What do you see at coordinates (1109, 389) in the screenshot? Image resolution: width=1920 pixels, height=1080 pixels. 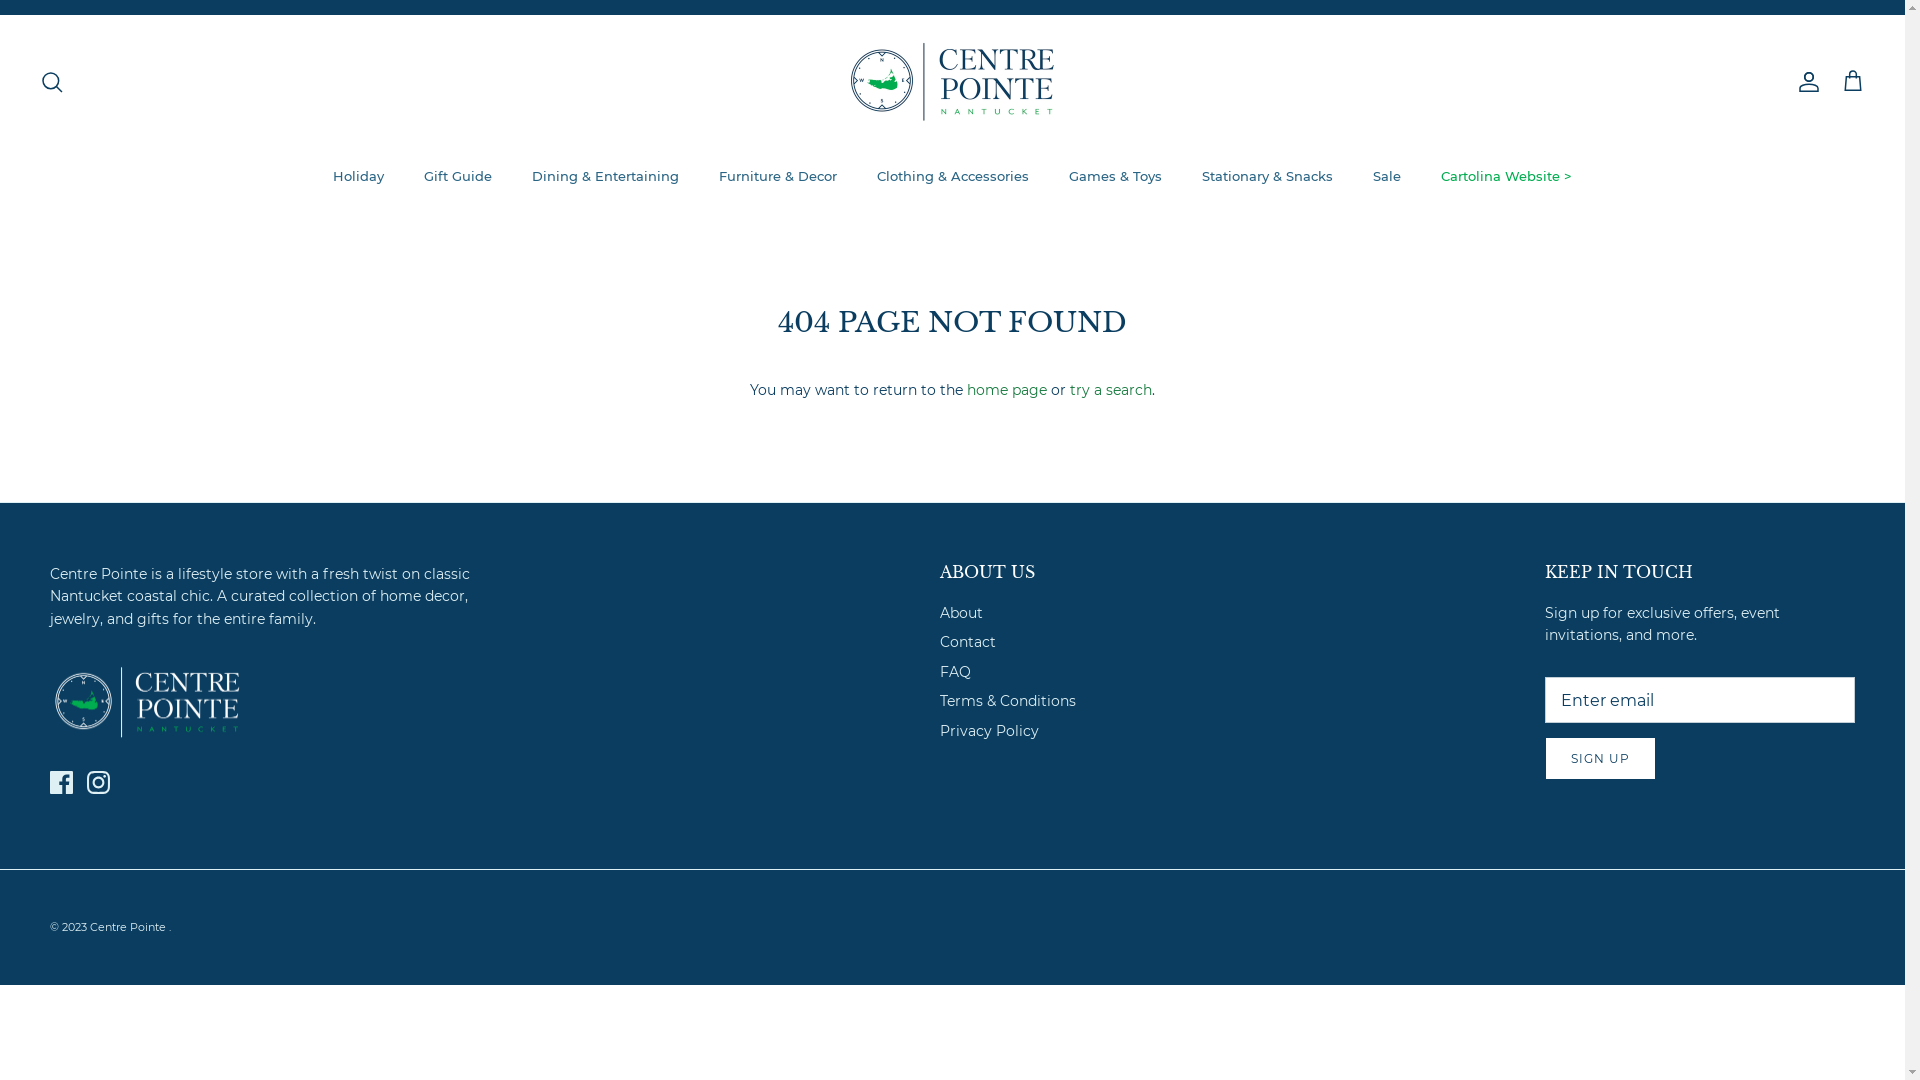 I see `'try a search'` at bounding box center [1109, 389].